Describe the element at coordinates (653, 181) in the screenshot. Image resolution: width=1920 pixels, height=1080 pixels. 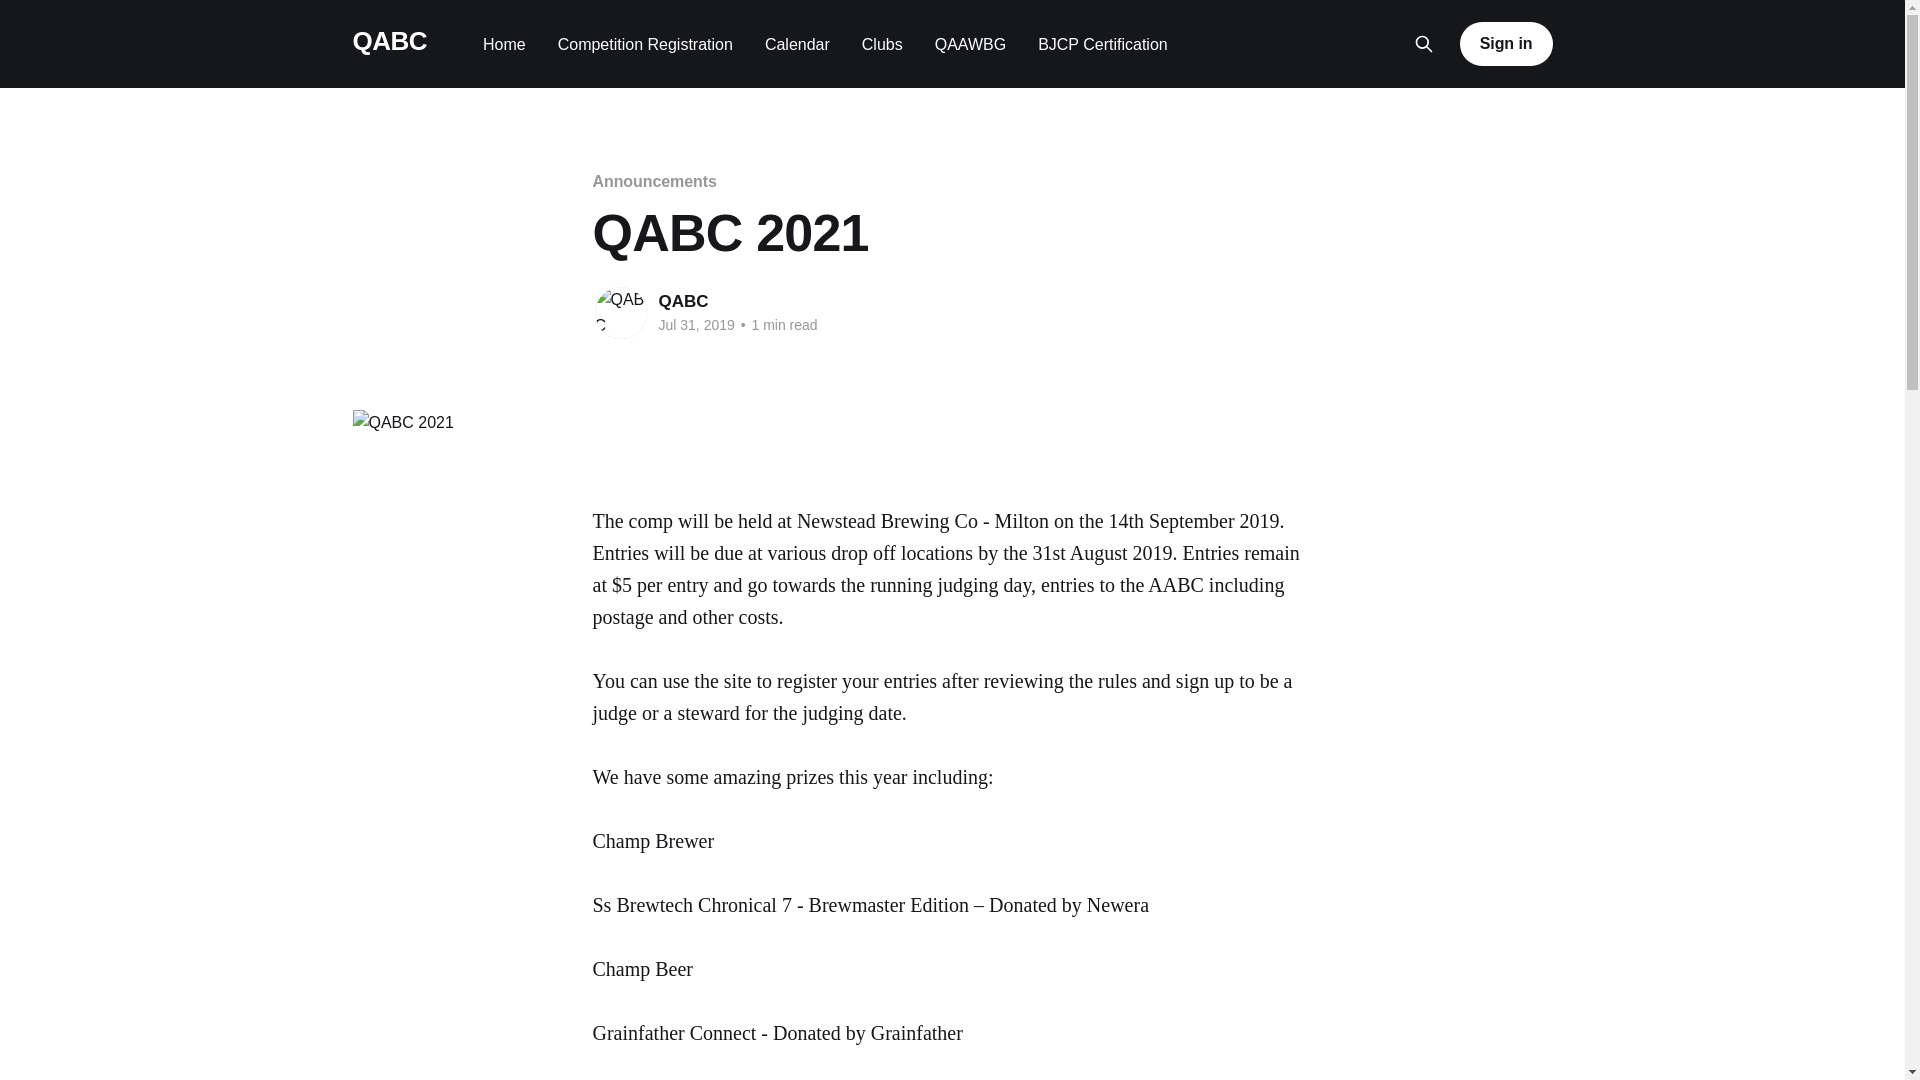
I see `'Announcements'` at that location.